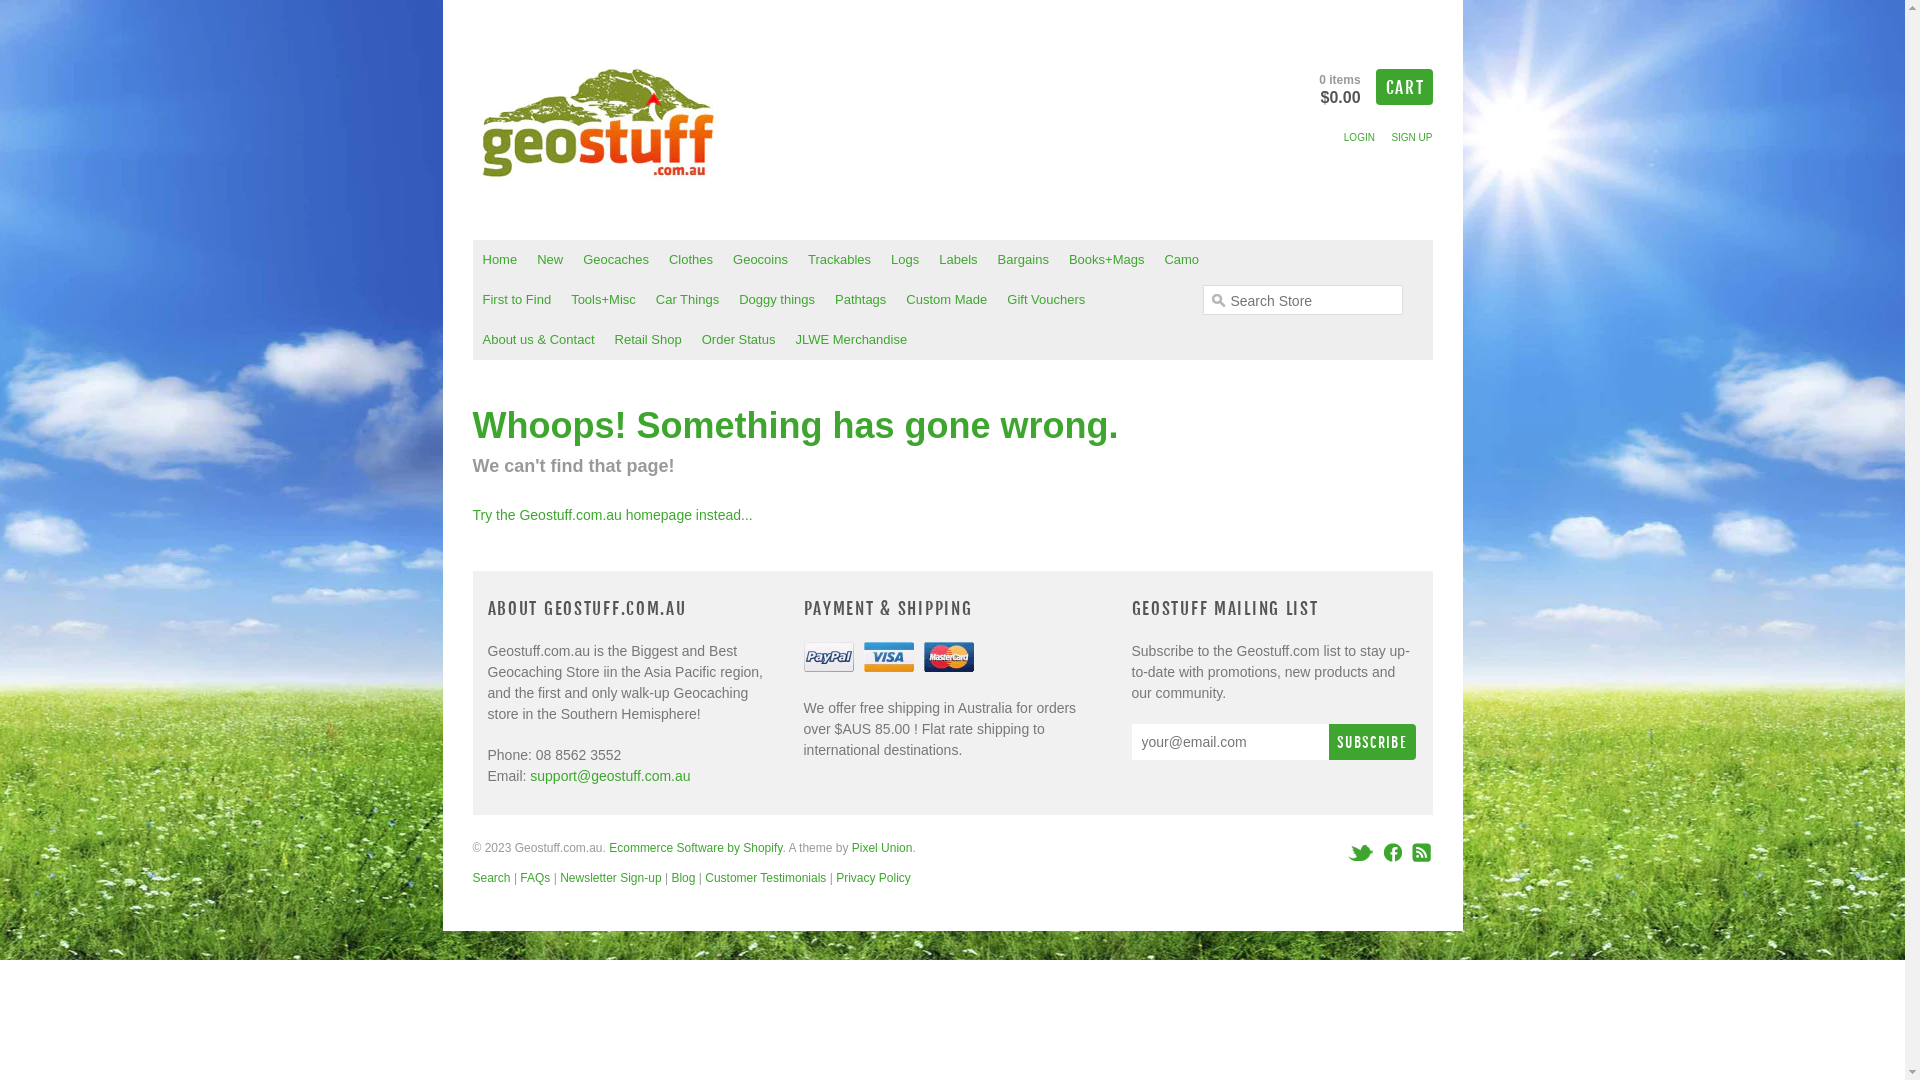 Image resolution: width=1920 pixels, height=1080 pixels. I want to click on 'Bargains', so click(1023, 258).